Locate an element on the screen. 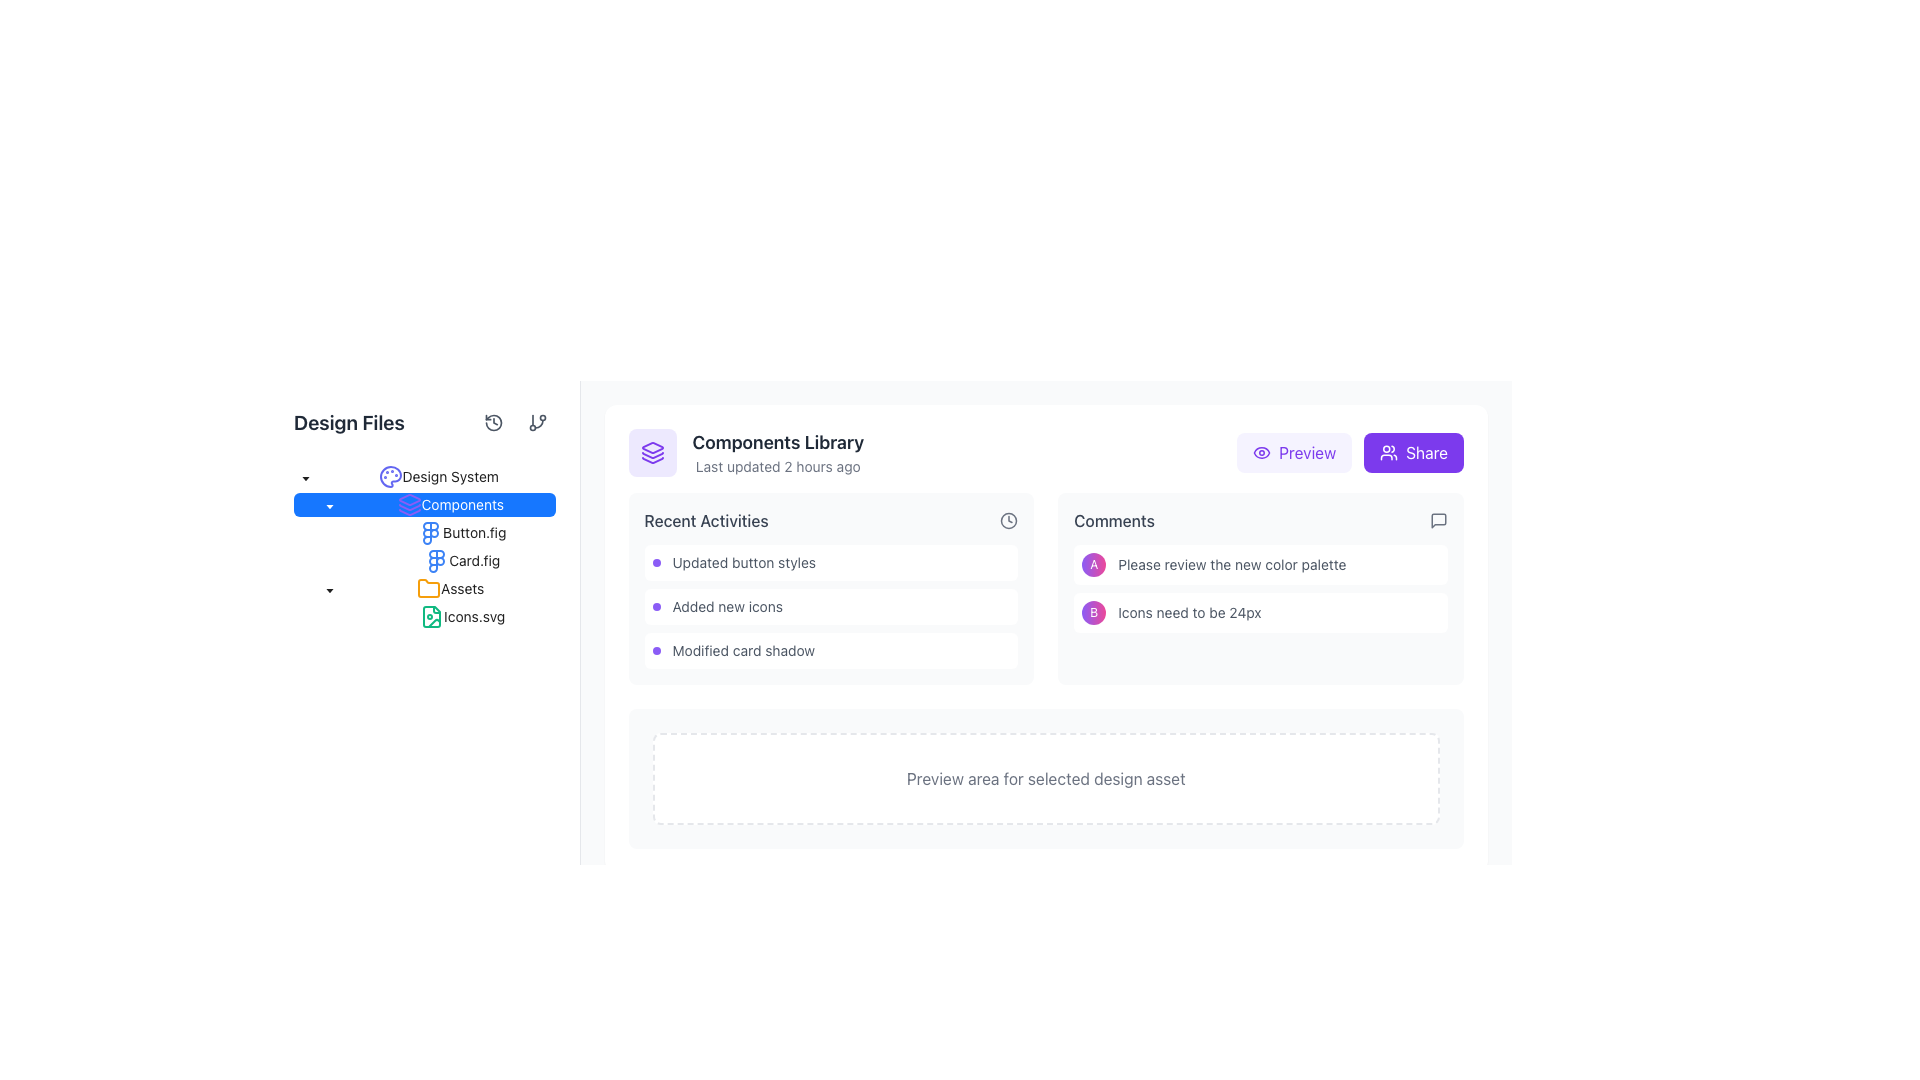 This screenshot has height=1080, width=1920. the group of interactive buttons with vector icons located in the top-right area of the 'Design Files' panel is located at coordinates (515, 422).